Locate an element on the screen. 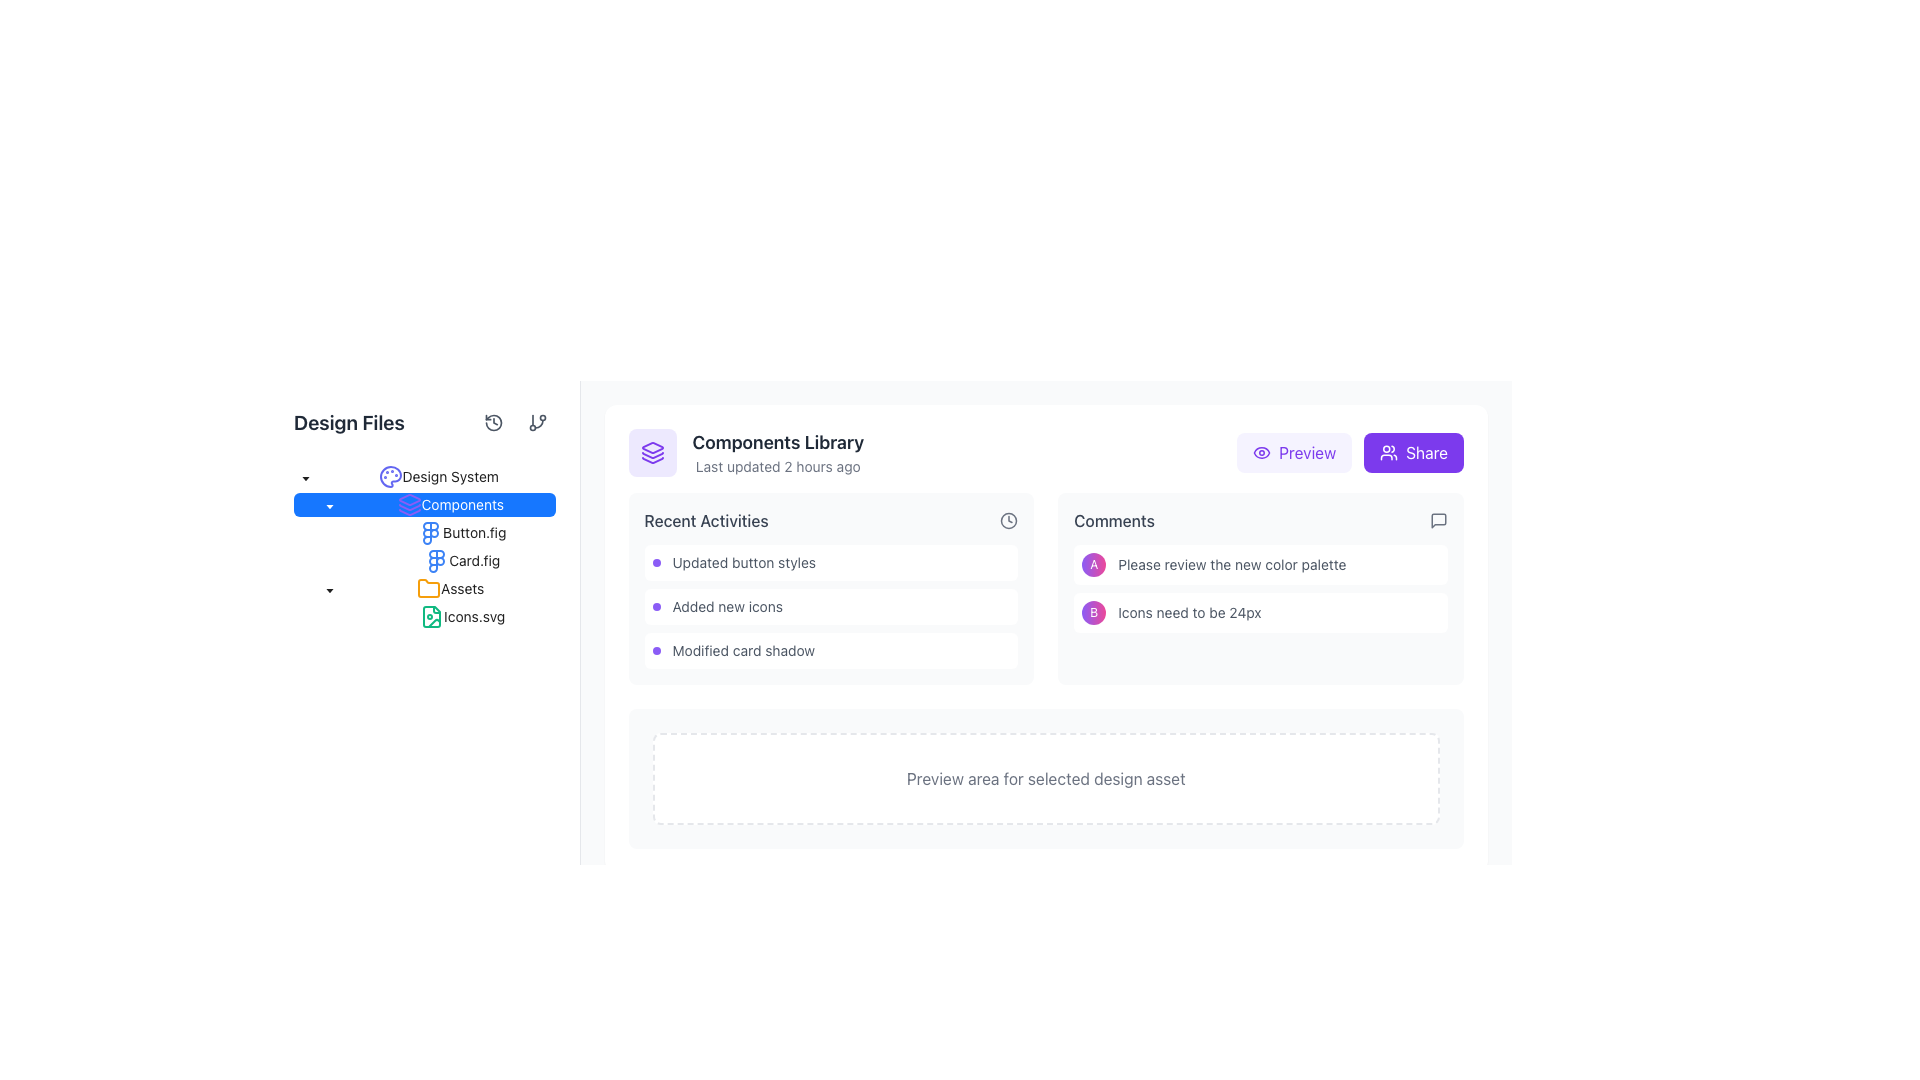 This screenshot has height=1080, width=1920. the group of interactive buttons with vector icons located in the top-right area of the 'Design Files' panel is located at coordinates (515, 422).